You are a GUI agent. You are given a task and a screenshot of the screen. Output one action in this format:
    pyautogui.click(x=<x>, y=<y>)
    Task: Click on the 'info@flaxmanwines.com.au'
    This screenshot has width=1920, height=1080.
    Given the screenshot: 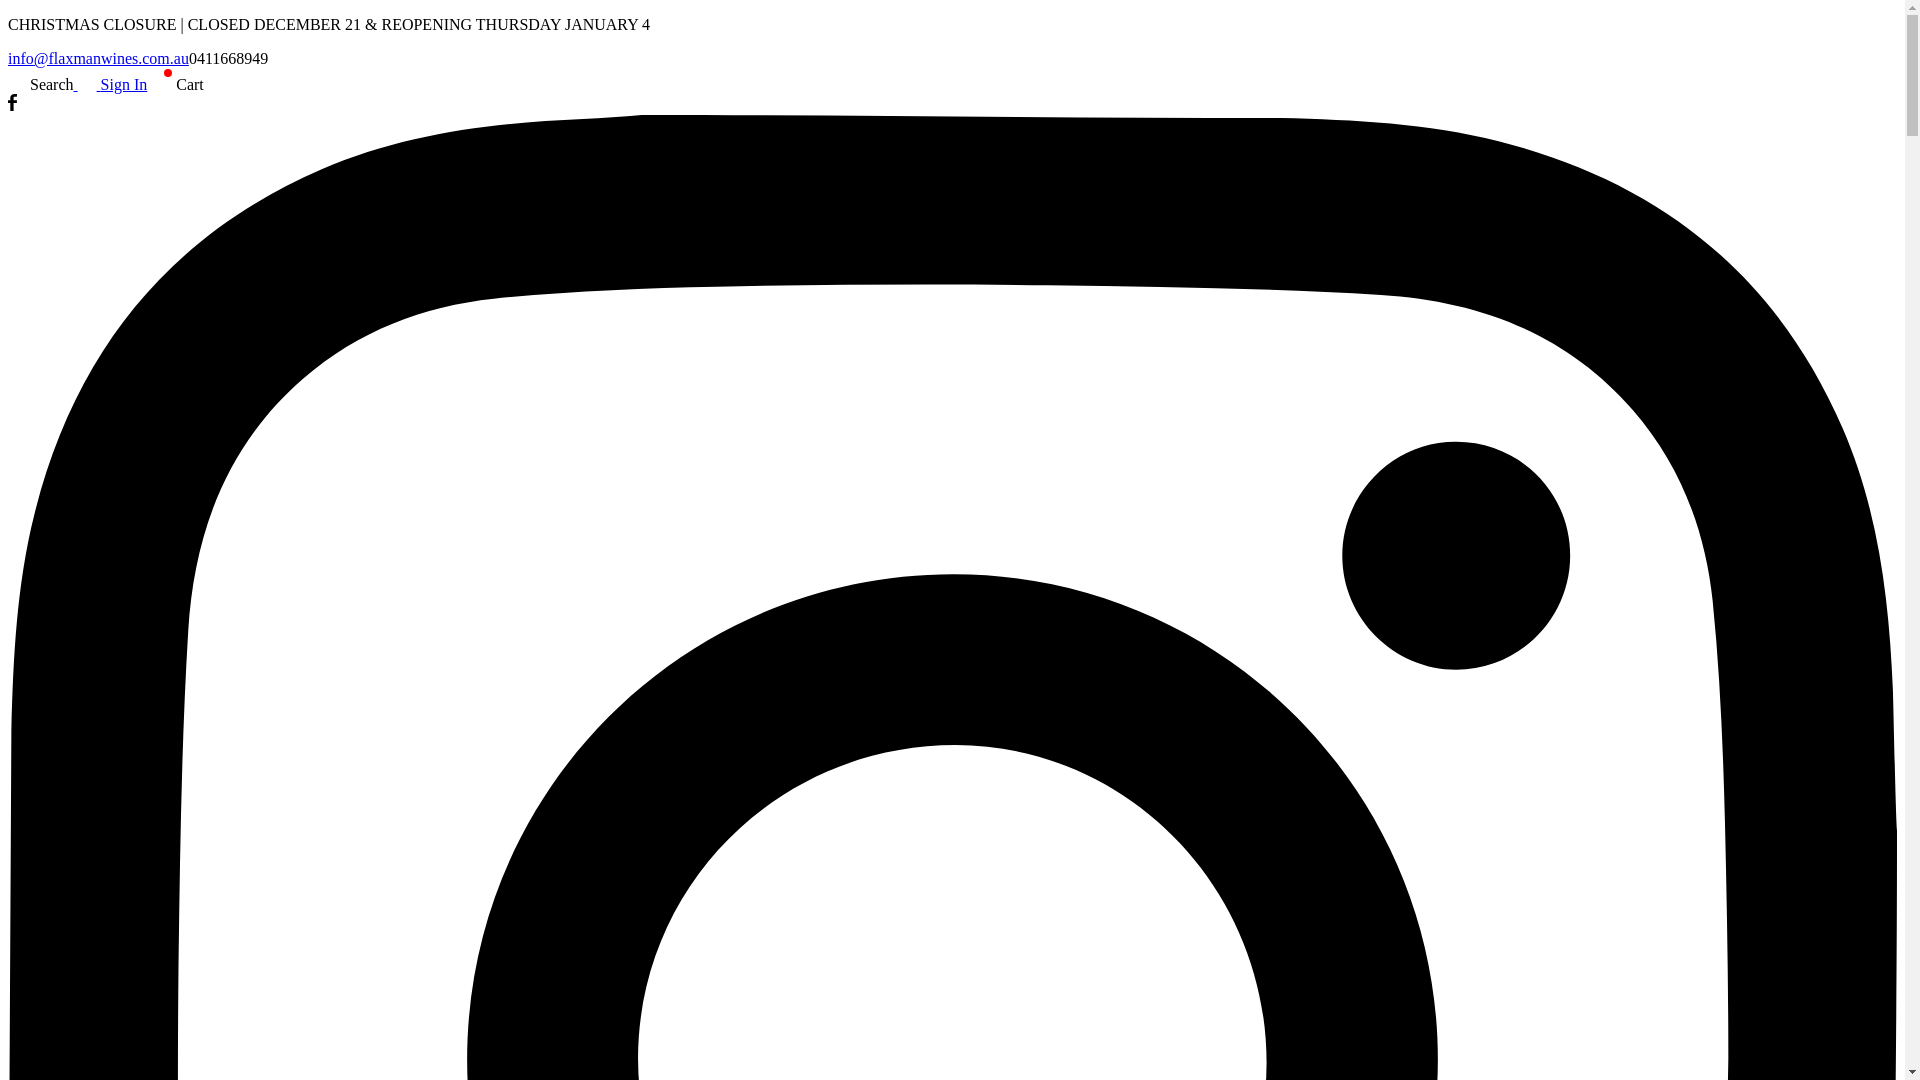 What is the action you would take?
    pyautogui.click(x=97, y=57)
    